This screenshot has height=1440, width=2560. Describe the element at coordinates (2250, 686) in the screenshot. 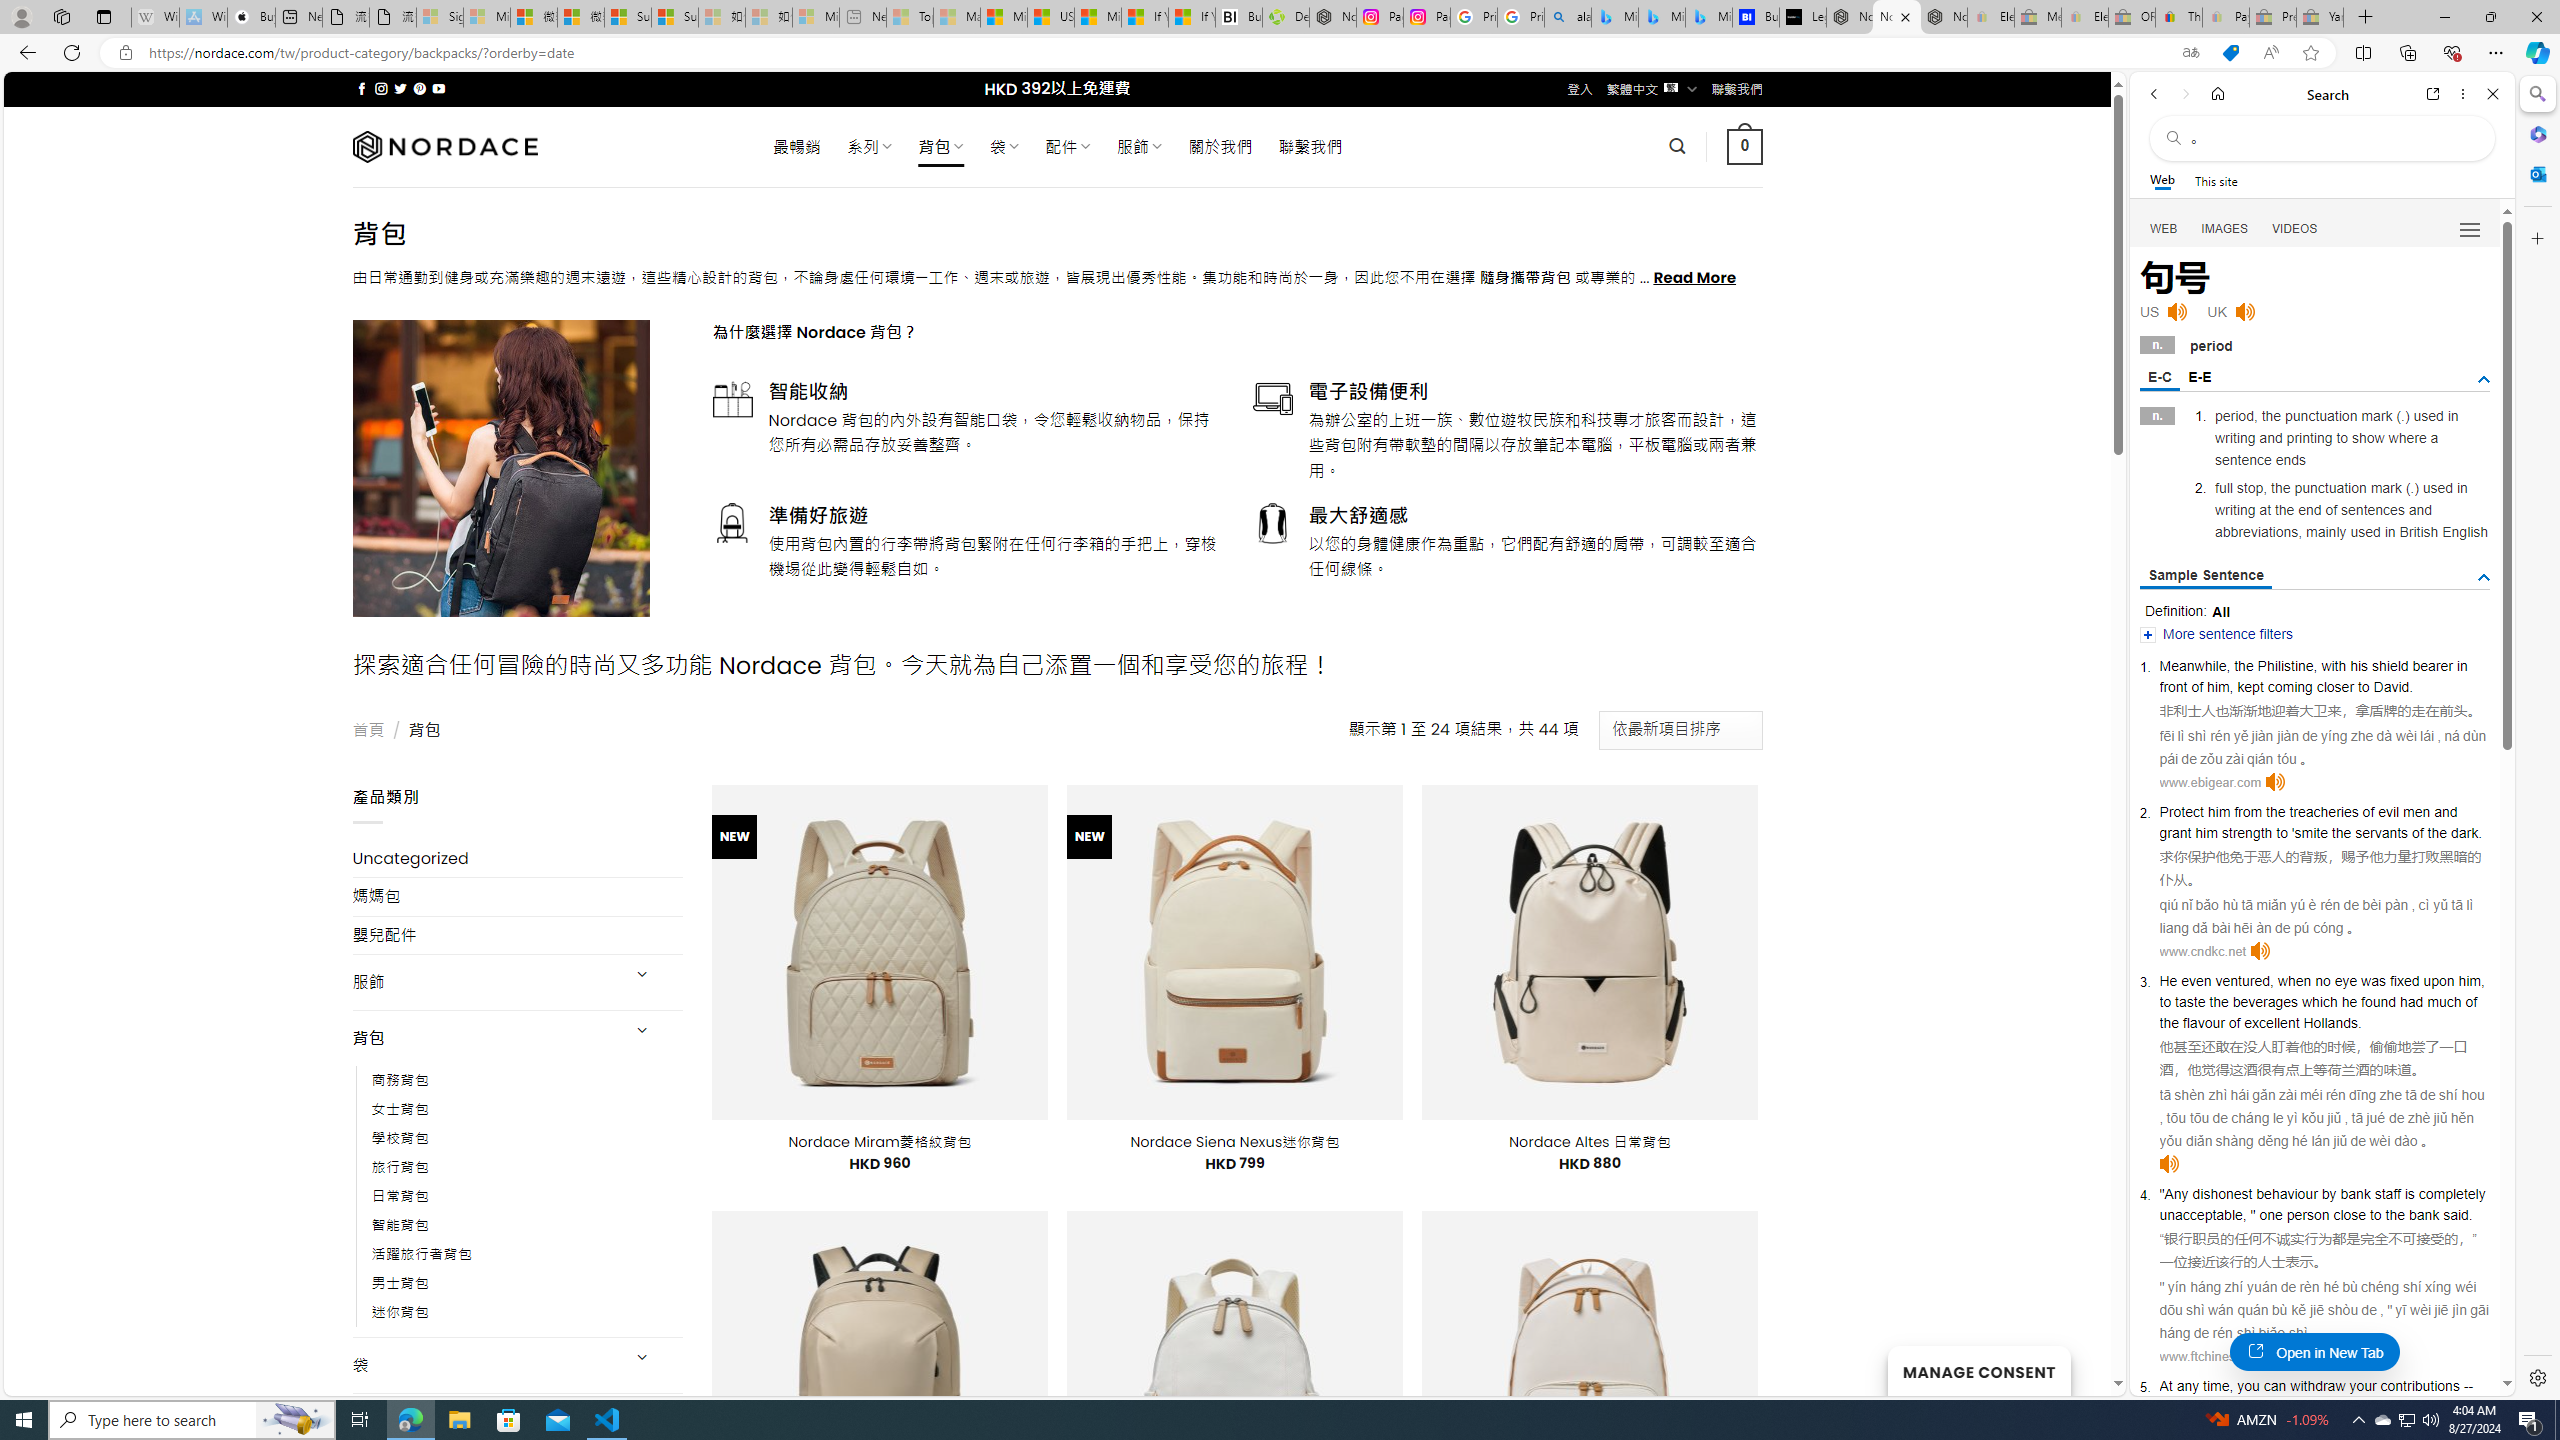

I see `'kept'` at that location.